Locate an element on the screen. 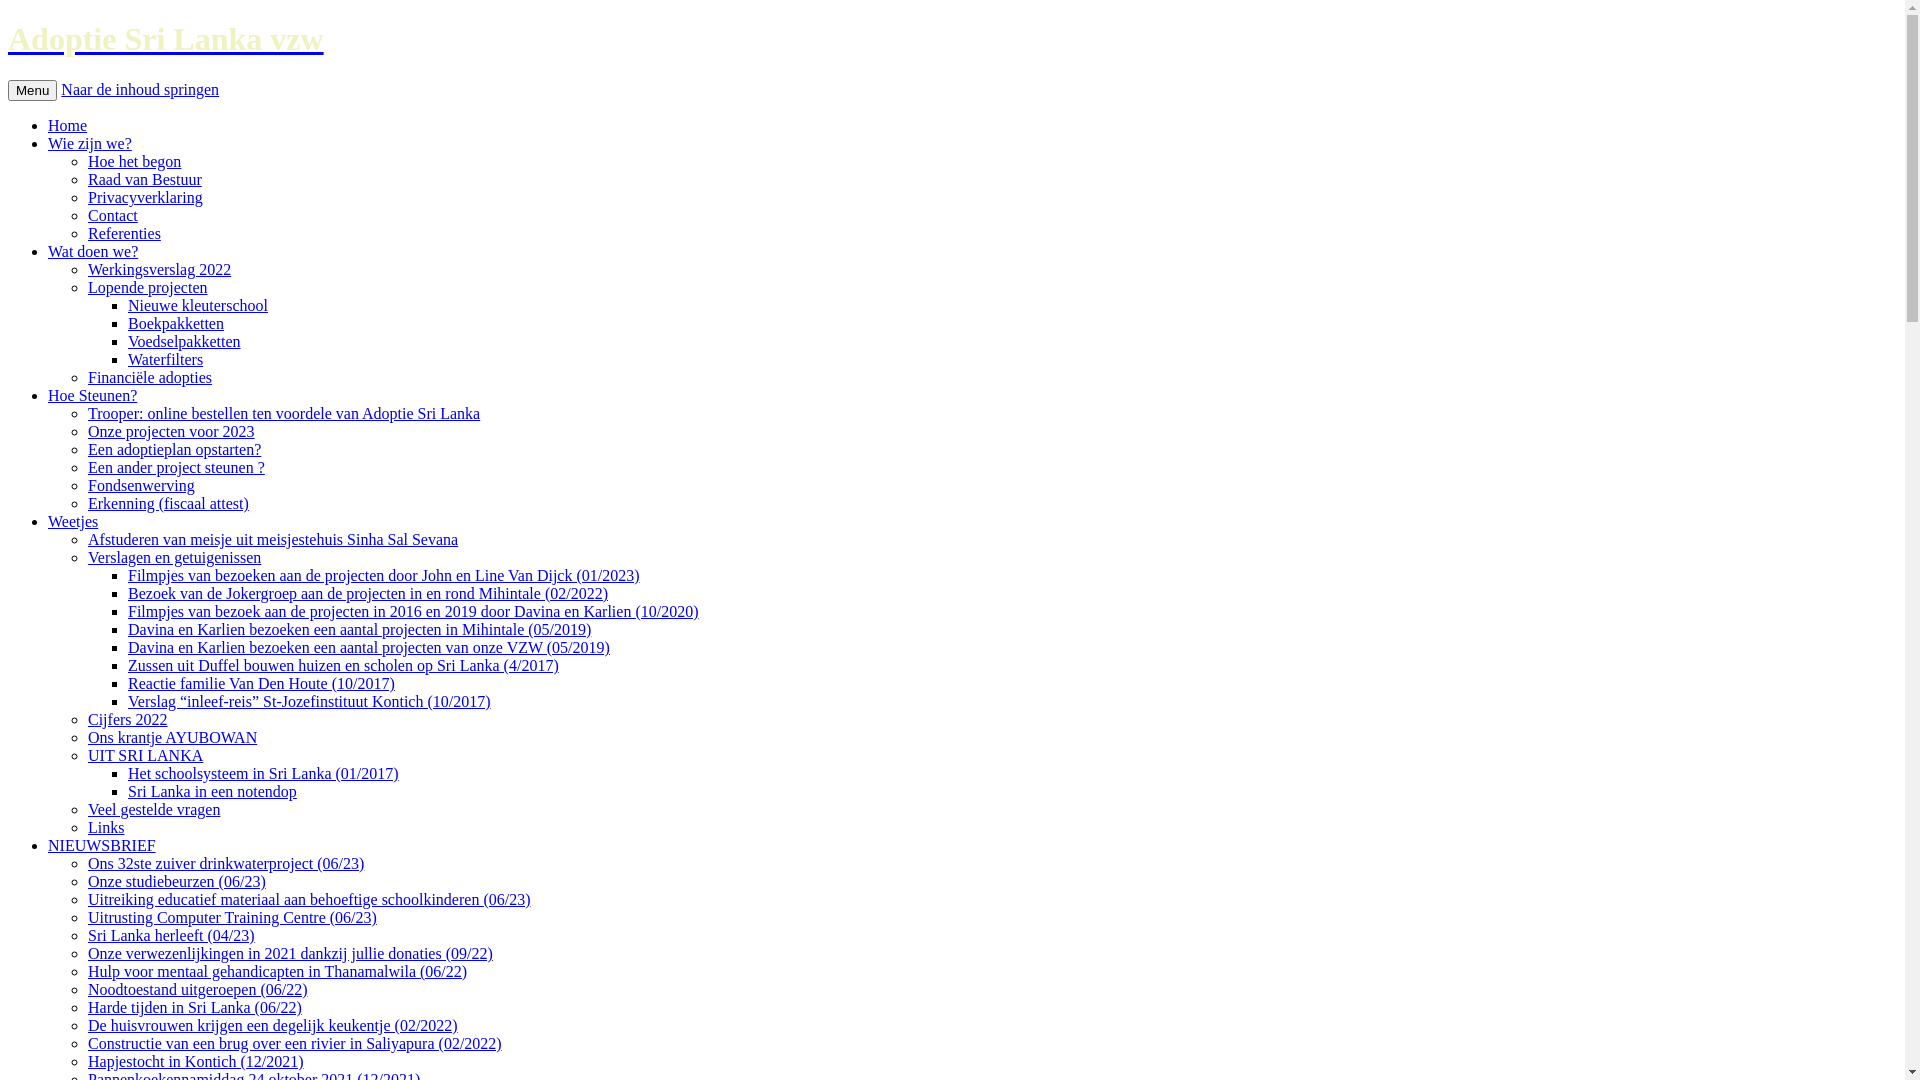  'Sri Lanka herleeft (04/23)' is located at coordinates (171, 935).